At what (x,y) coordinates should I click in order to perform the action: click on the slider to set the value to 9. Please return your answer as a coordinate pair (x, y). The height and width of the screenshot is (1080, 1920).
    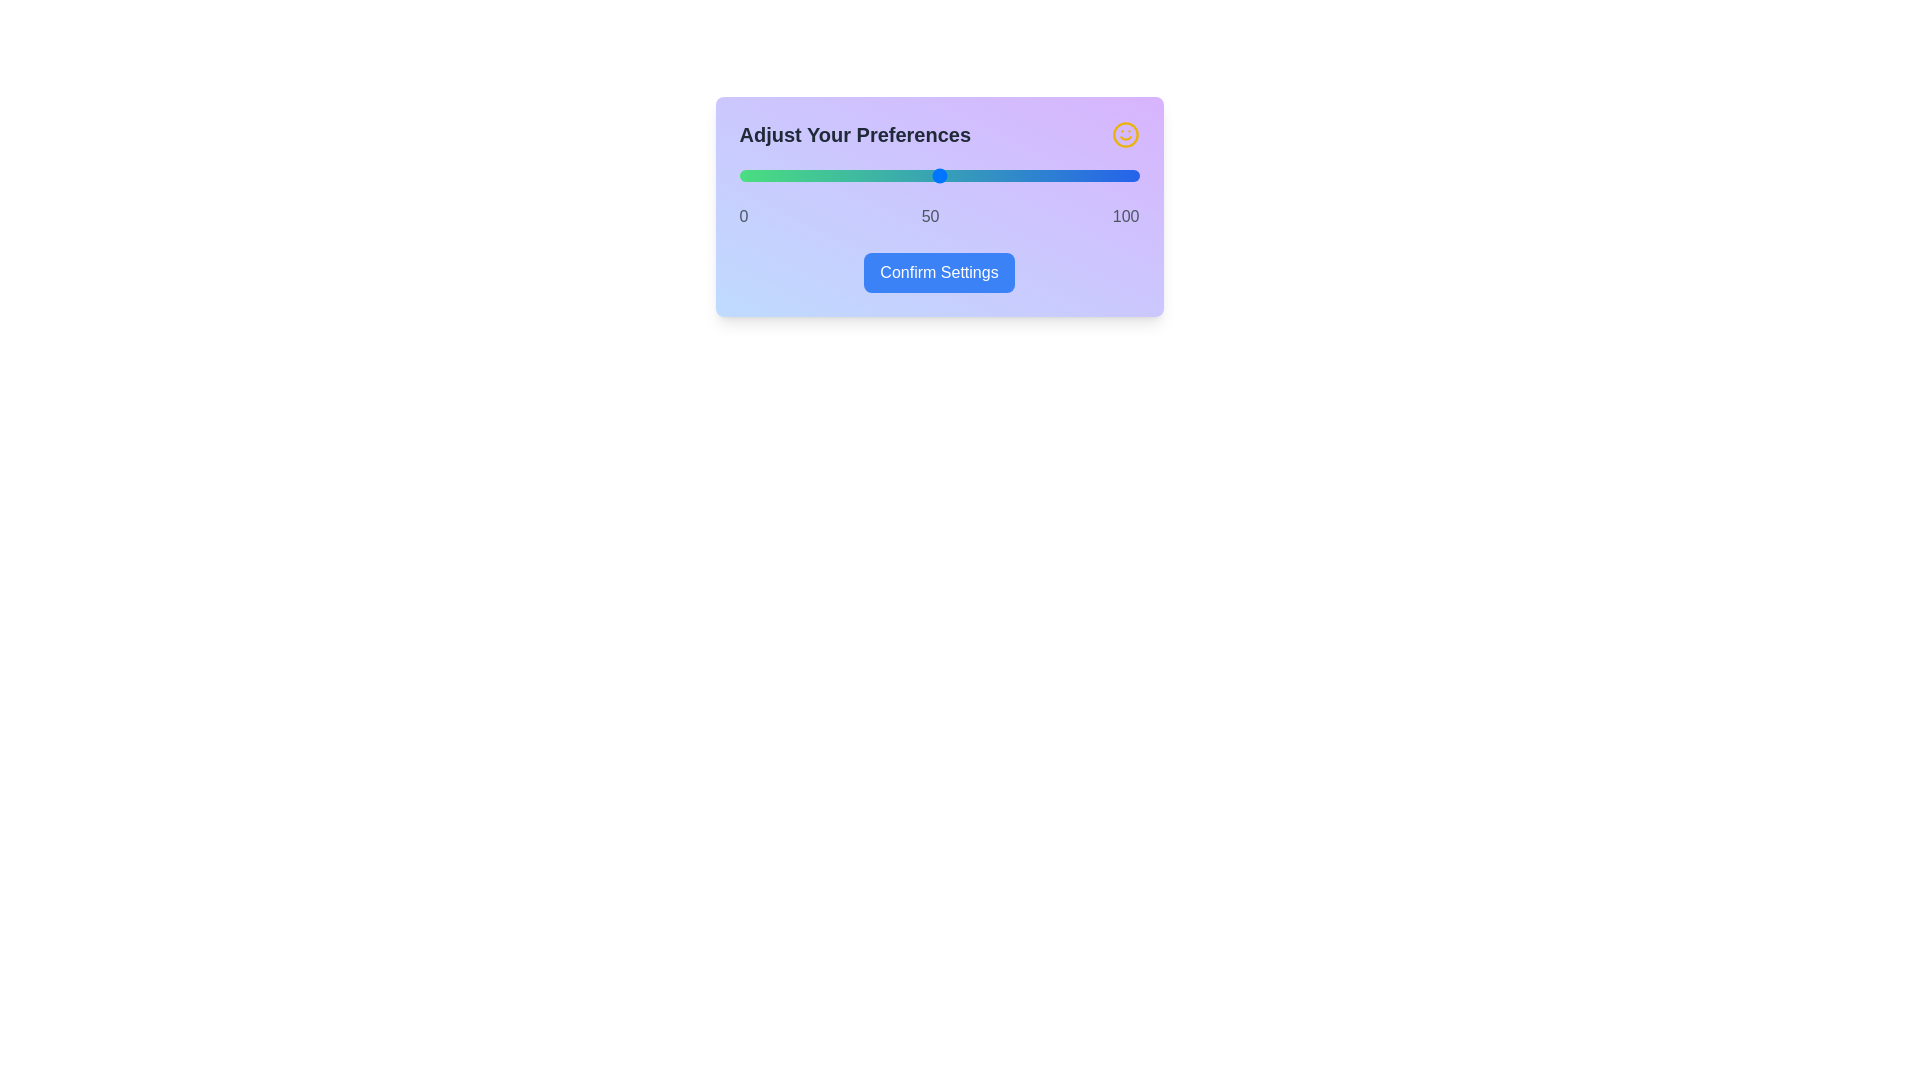
    Looking at the image, I should click on (774, 175).